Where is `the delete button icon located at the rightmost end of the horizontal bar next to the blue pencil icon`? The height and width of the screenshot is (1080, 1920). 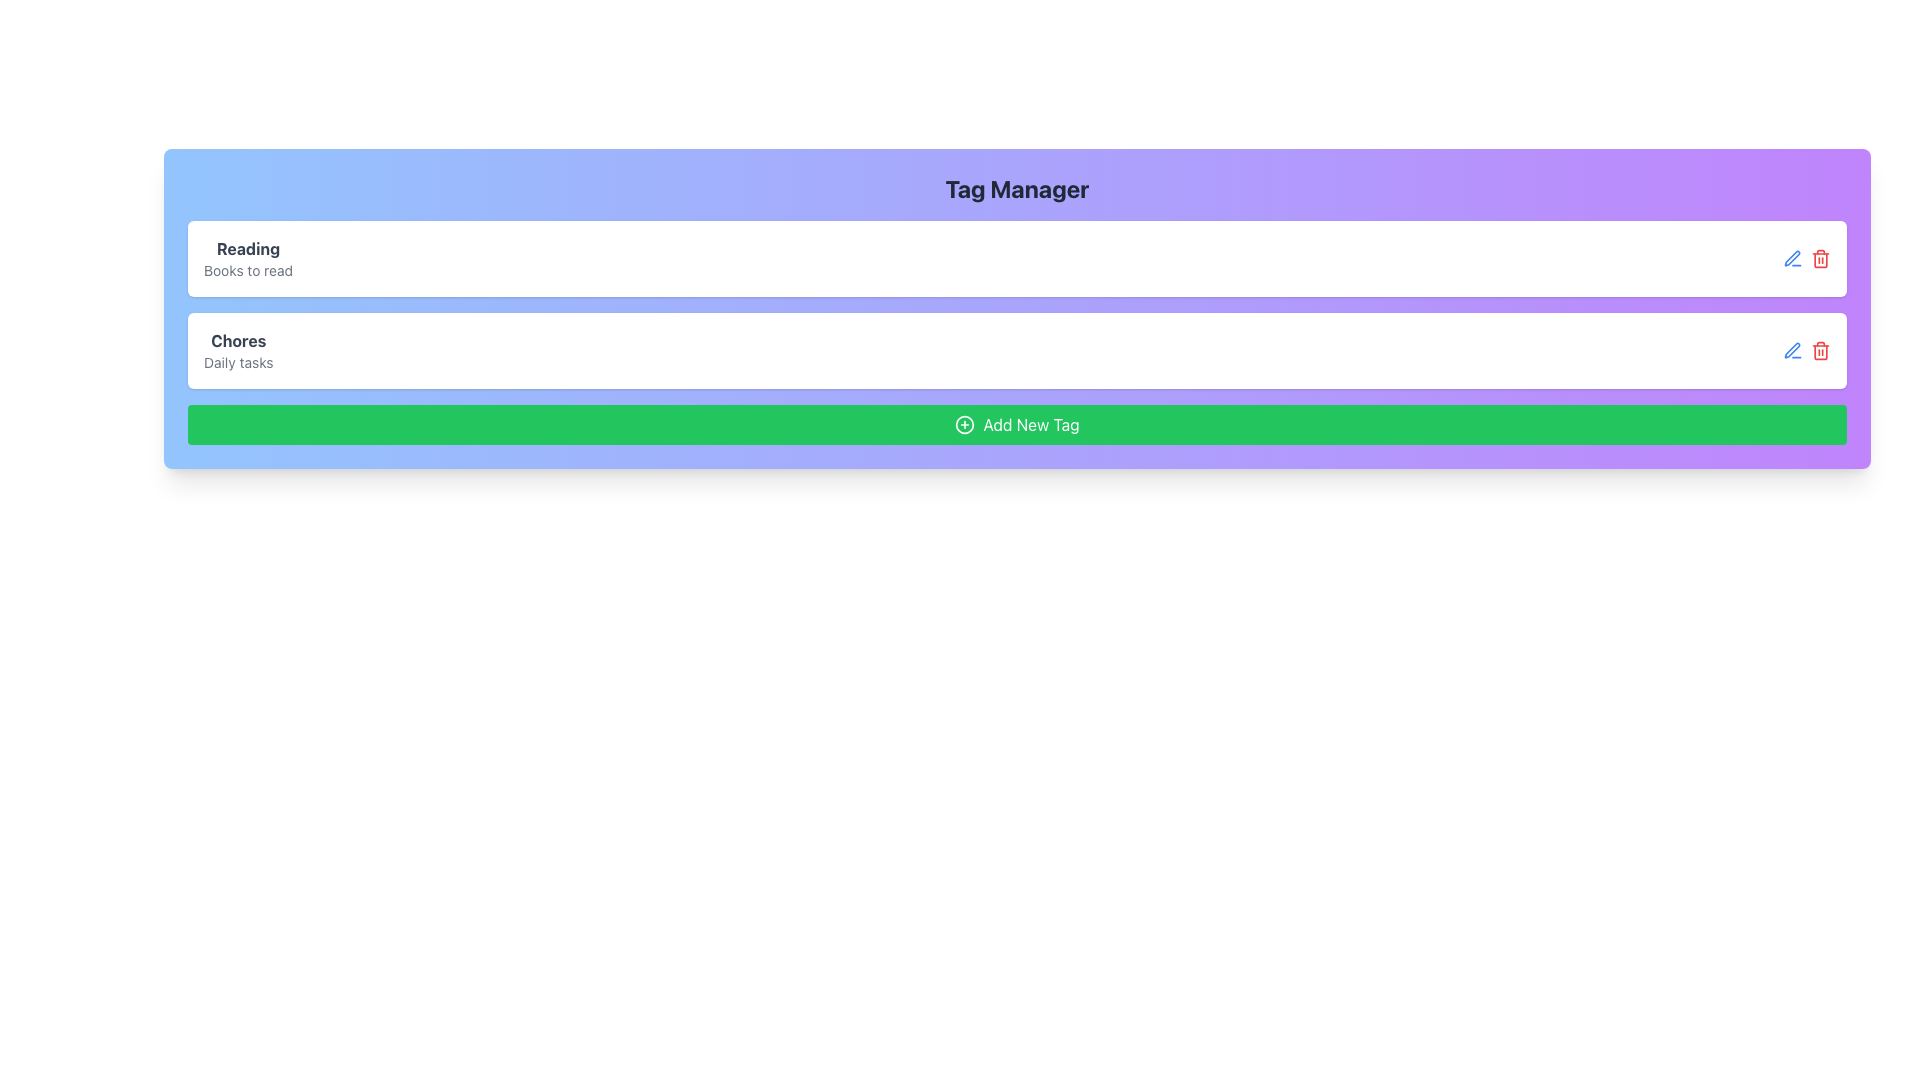 the delete button icon located at the rightmost end of the horizontal bar next to the blue pencil icon is located at coordinates (1820, 350).